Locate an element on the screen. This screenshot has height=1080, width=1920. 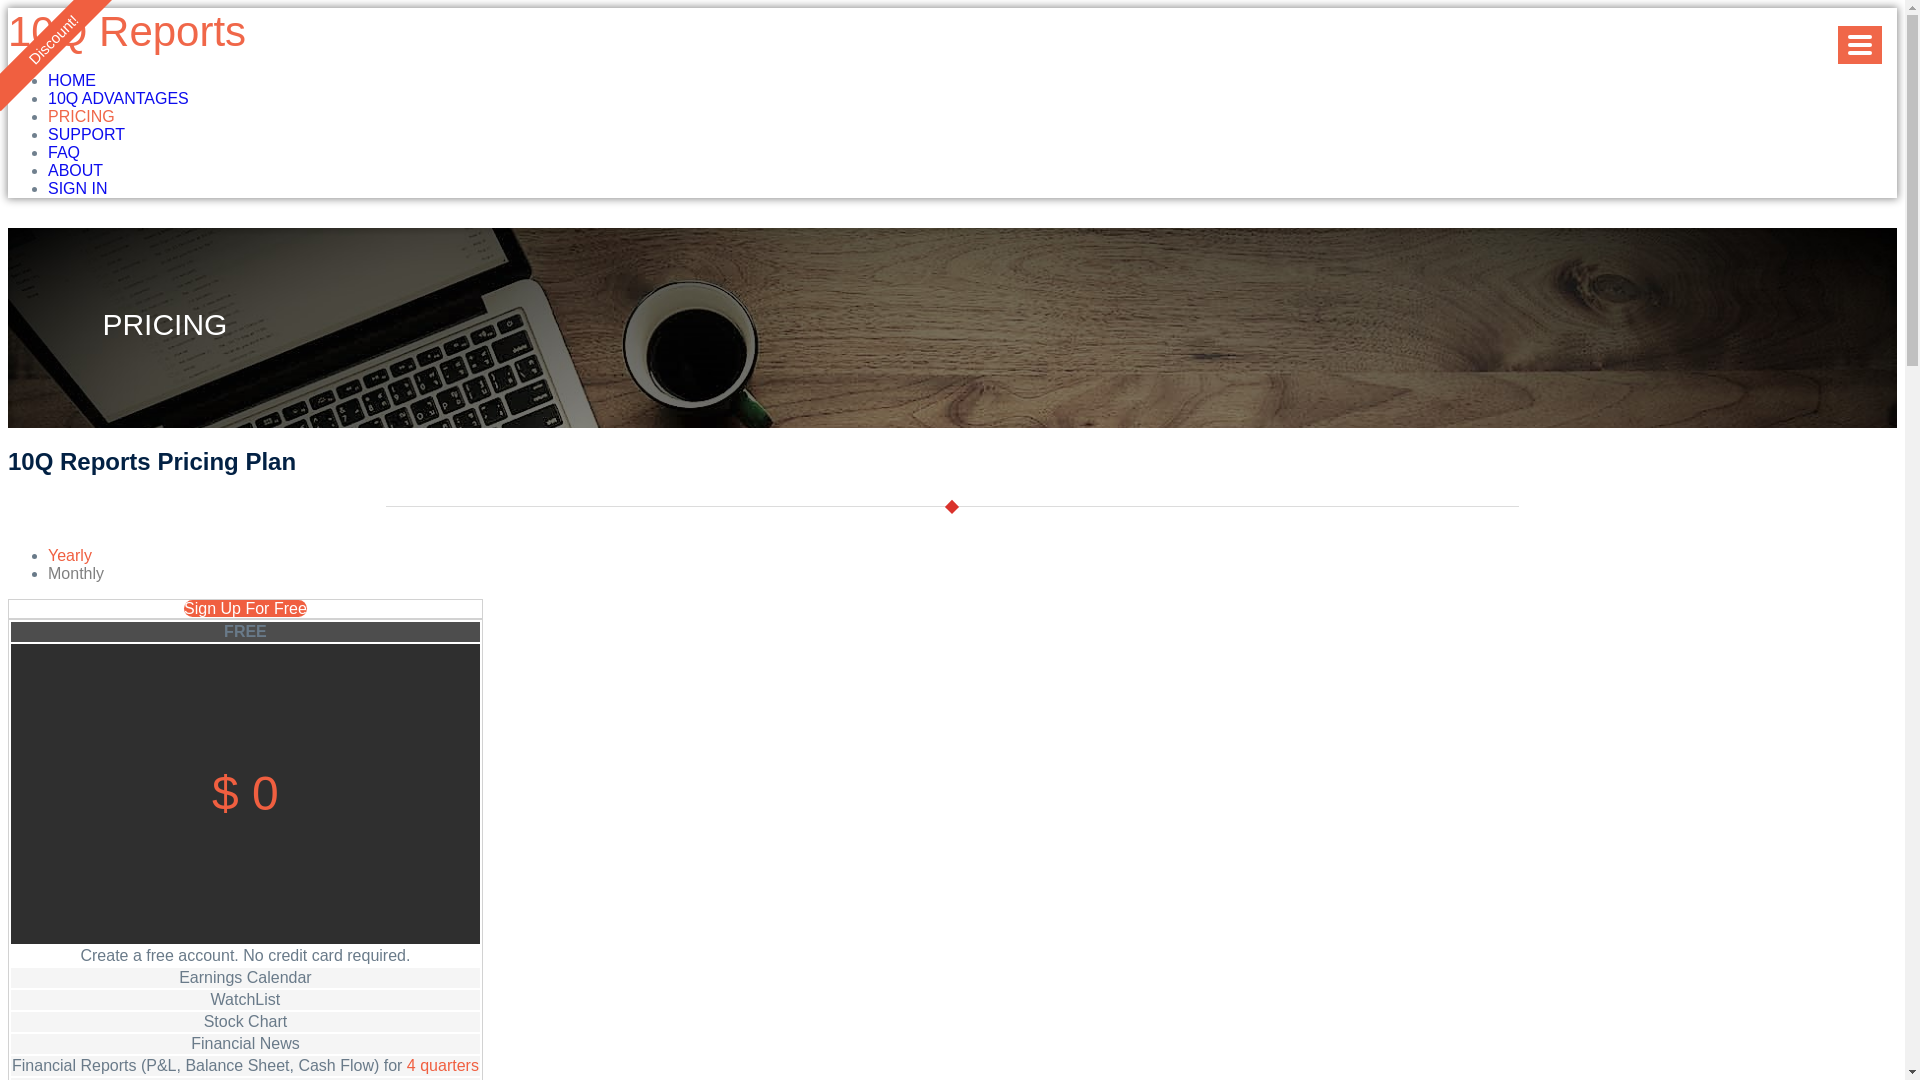
'Yearly' is located at coordinates (70, 555).